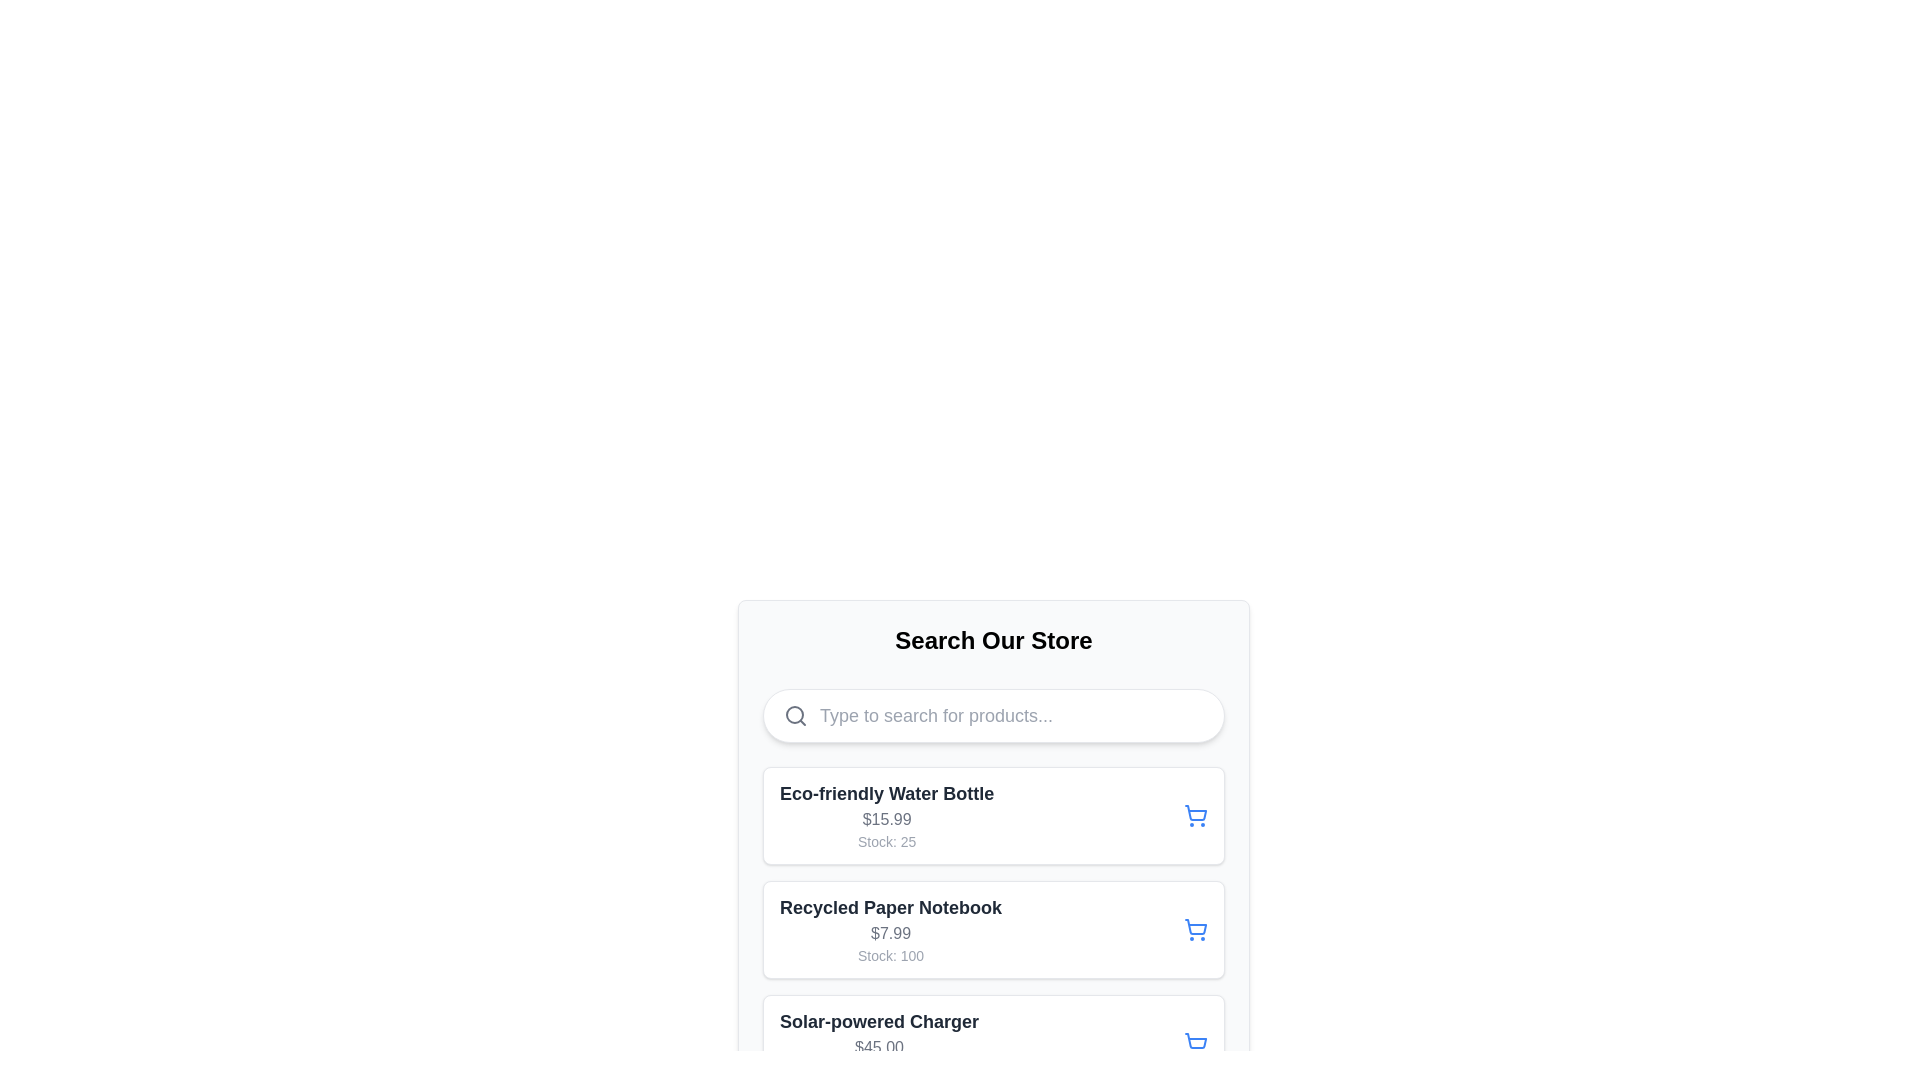 Image resolution: width=1920 pixels, height=1080 pixels. Describe the element at coordinates (1012, 715) in the screenshot. I see `to focus on the text input field for searching products, which is centrally located below the header 'Search Our Store' and to the right of the search icon` at that location.